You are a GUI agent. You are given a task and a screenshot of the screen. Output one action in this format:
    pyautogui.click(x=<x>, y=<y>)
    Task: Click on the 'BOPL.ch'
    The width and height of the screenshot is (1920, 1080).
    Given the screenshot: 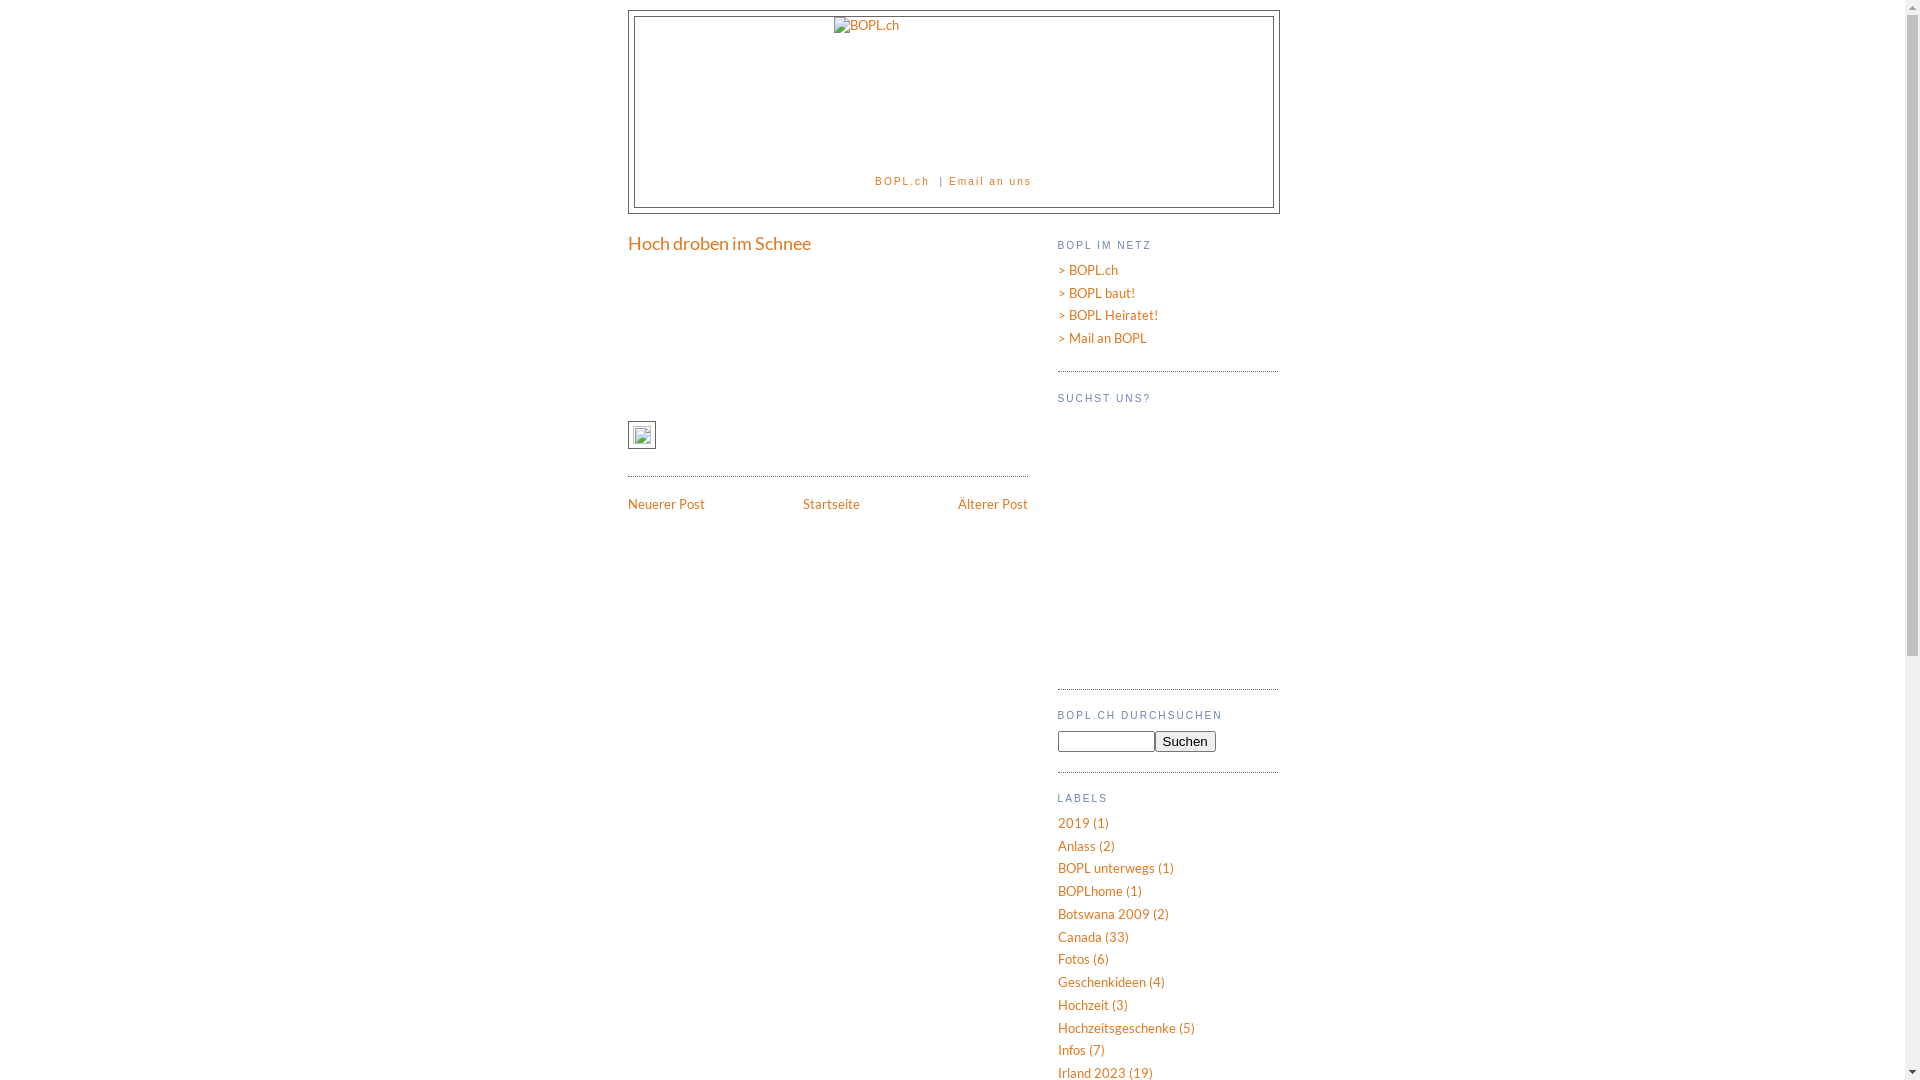 What is the action you would take?
    pyautogui.click(x=901, y=181)
    